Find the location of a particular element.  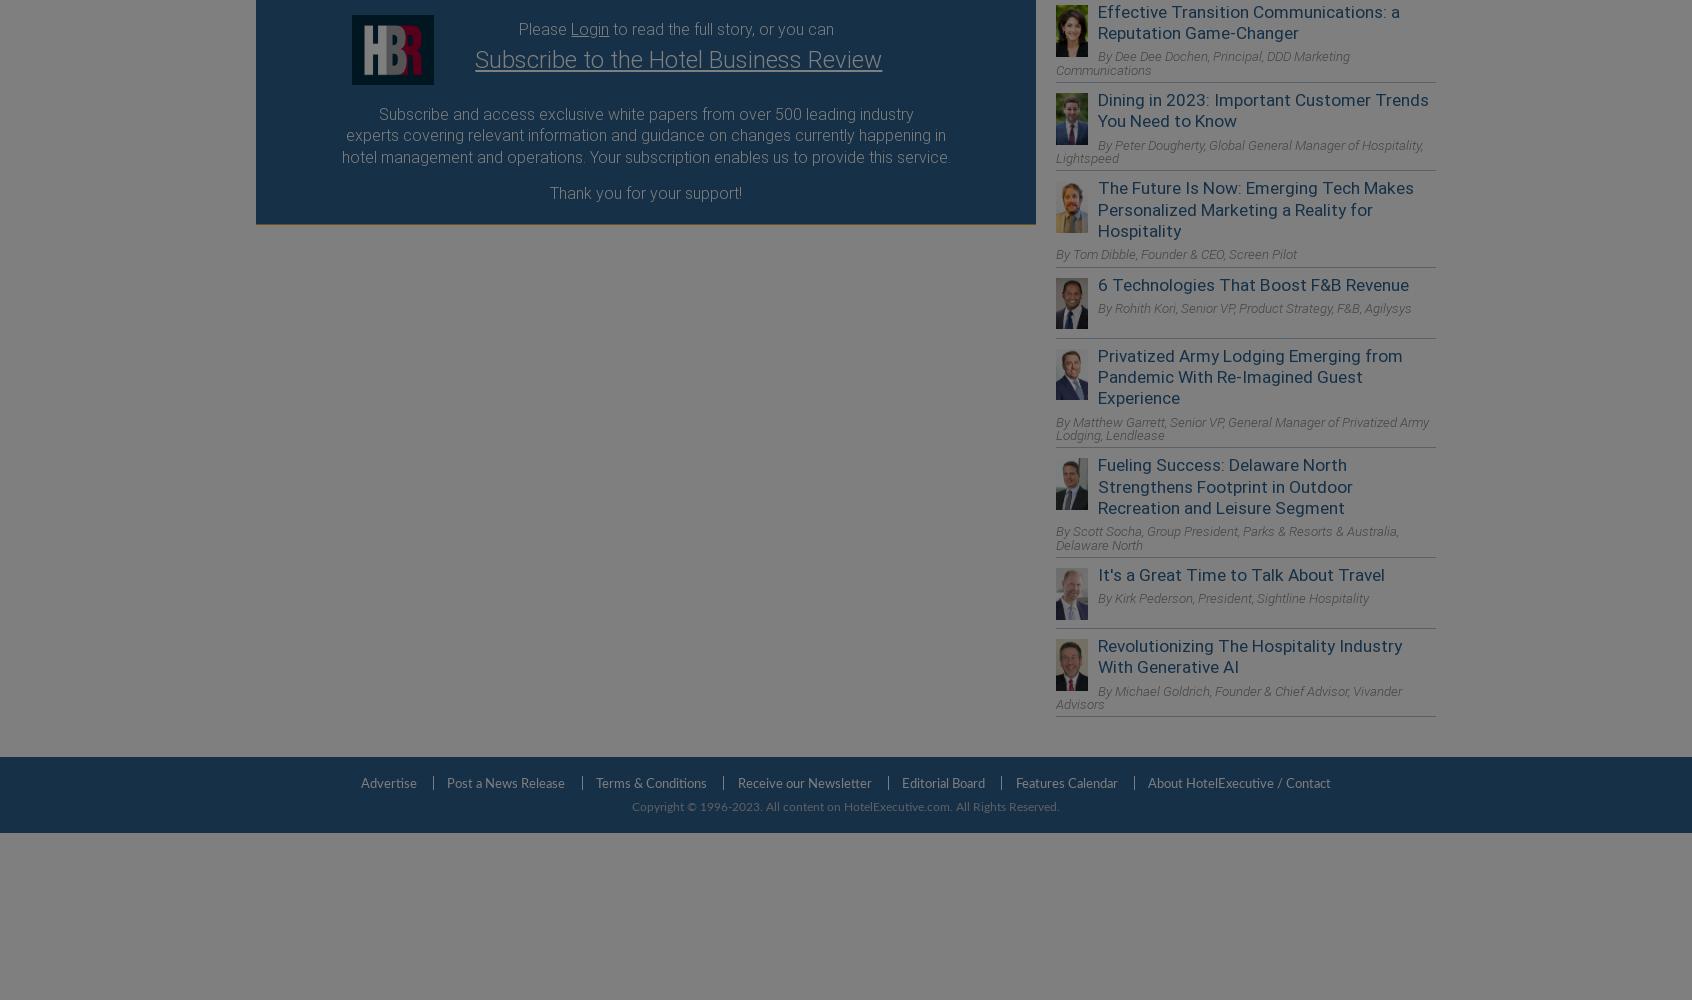

'By Michael Goldrich, Founder & Chief Advisor, Vivander Advisors' is located at coordinates (1229, 696).